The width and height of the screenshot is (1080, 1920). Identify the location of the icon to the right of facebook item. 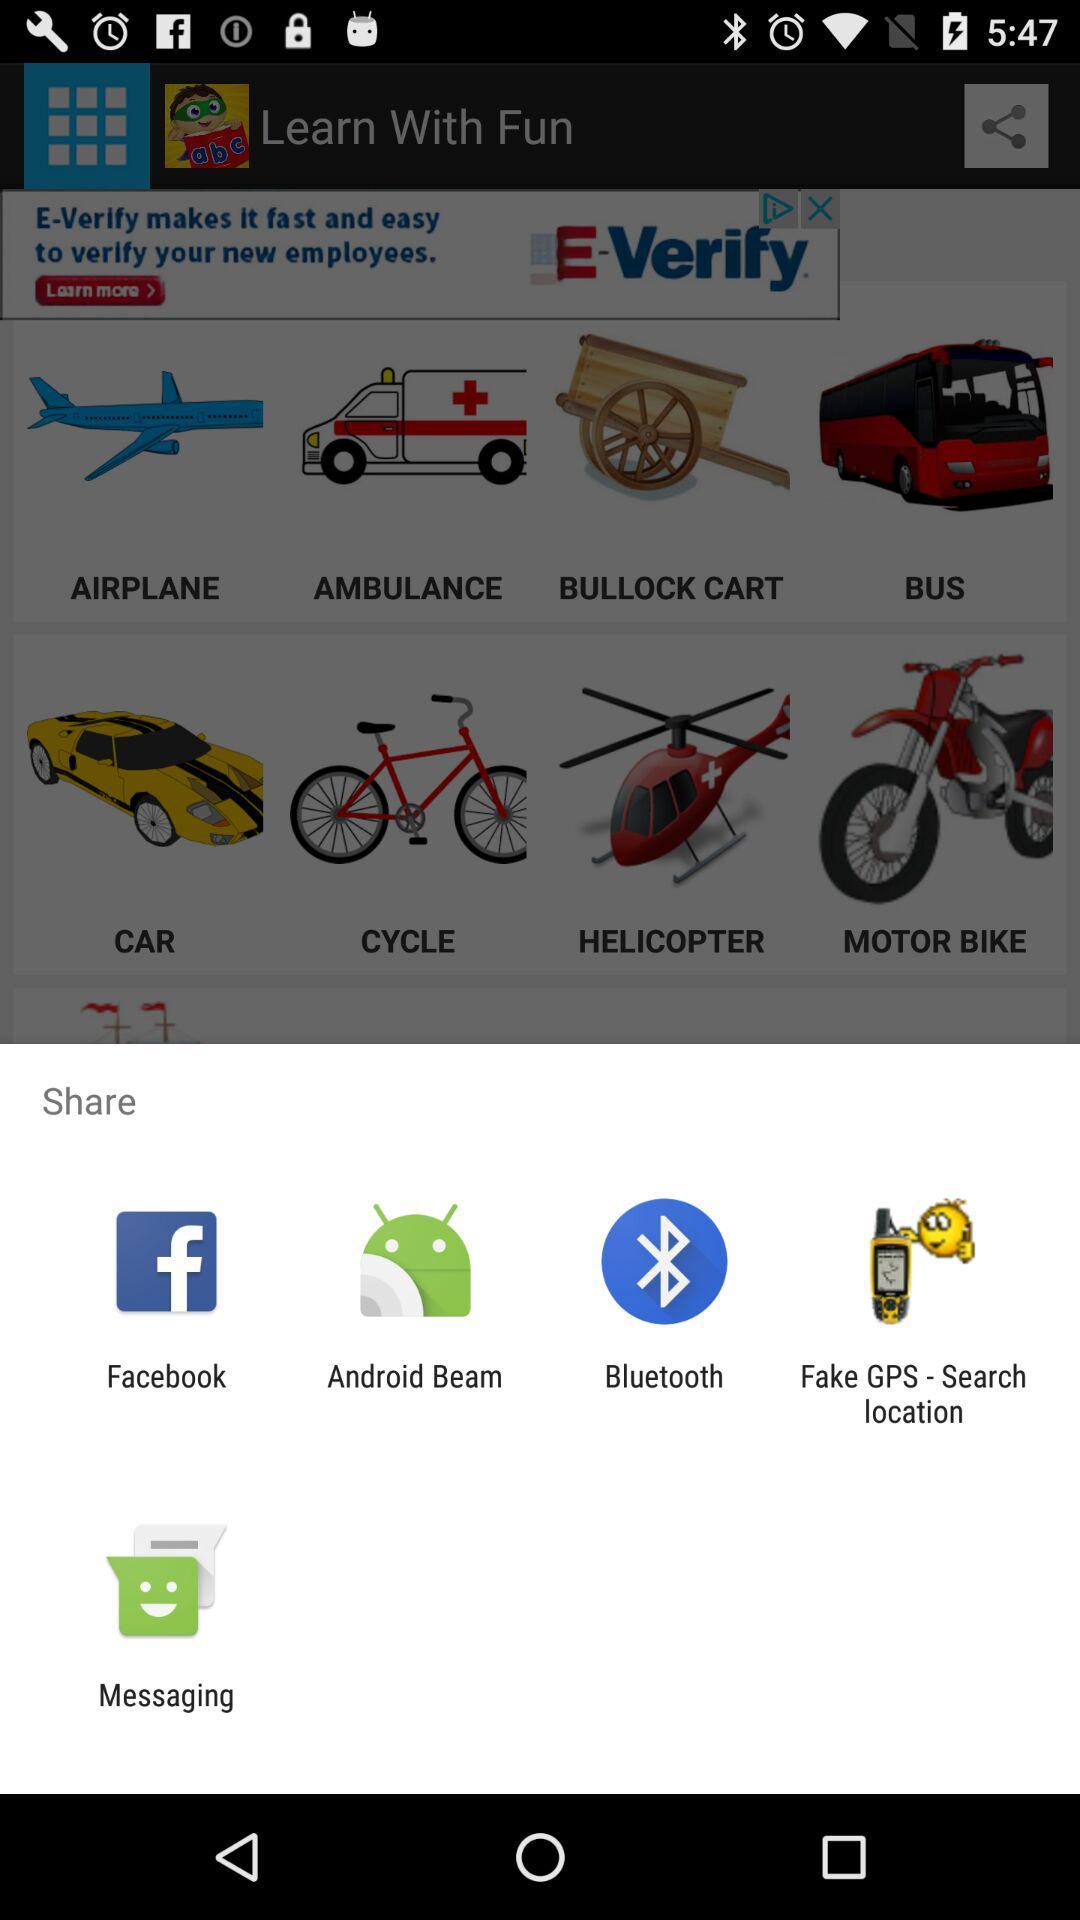
(414, 1392).